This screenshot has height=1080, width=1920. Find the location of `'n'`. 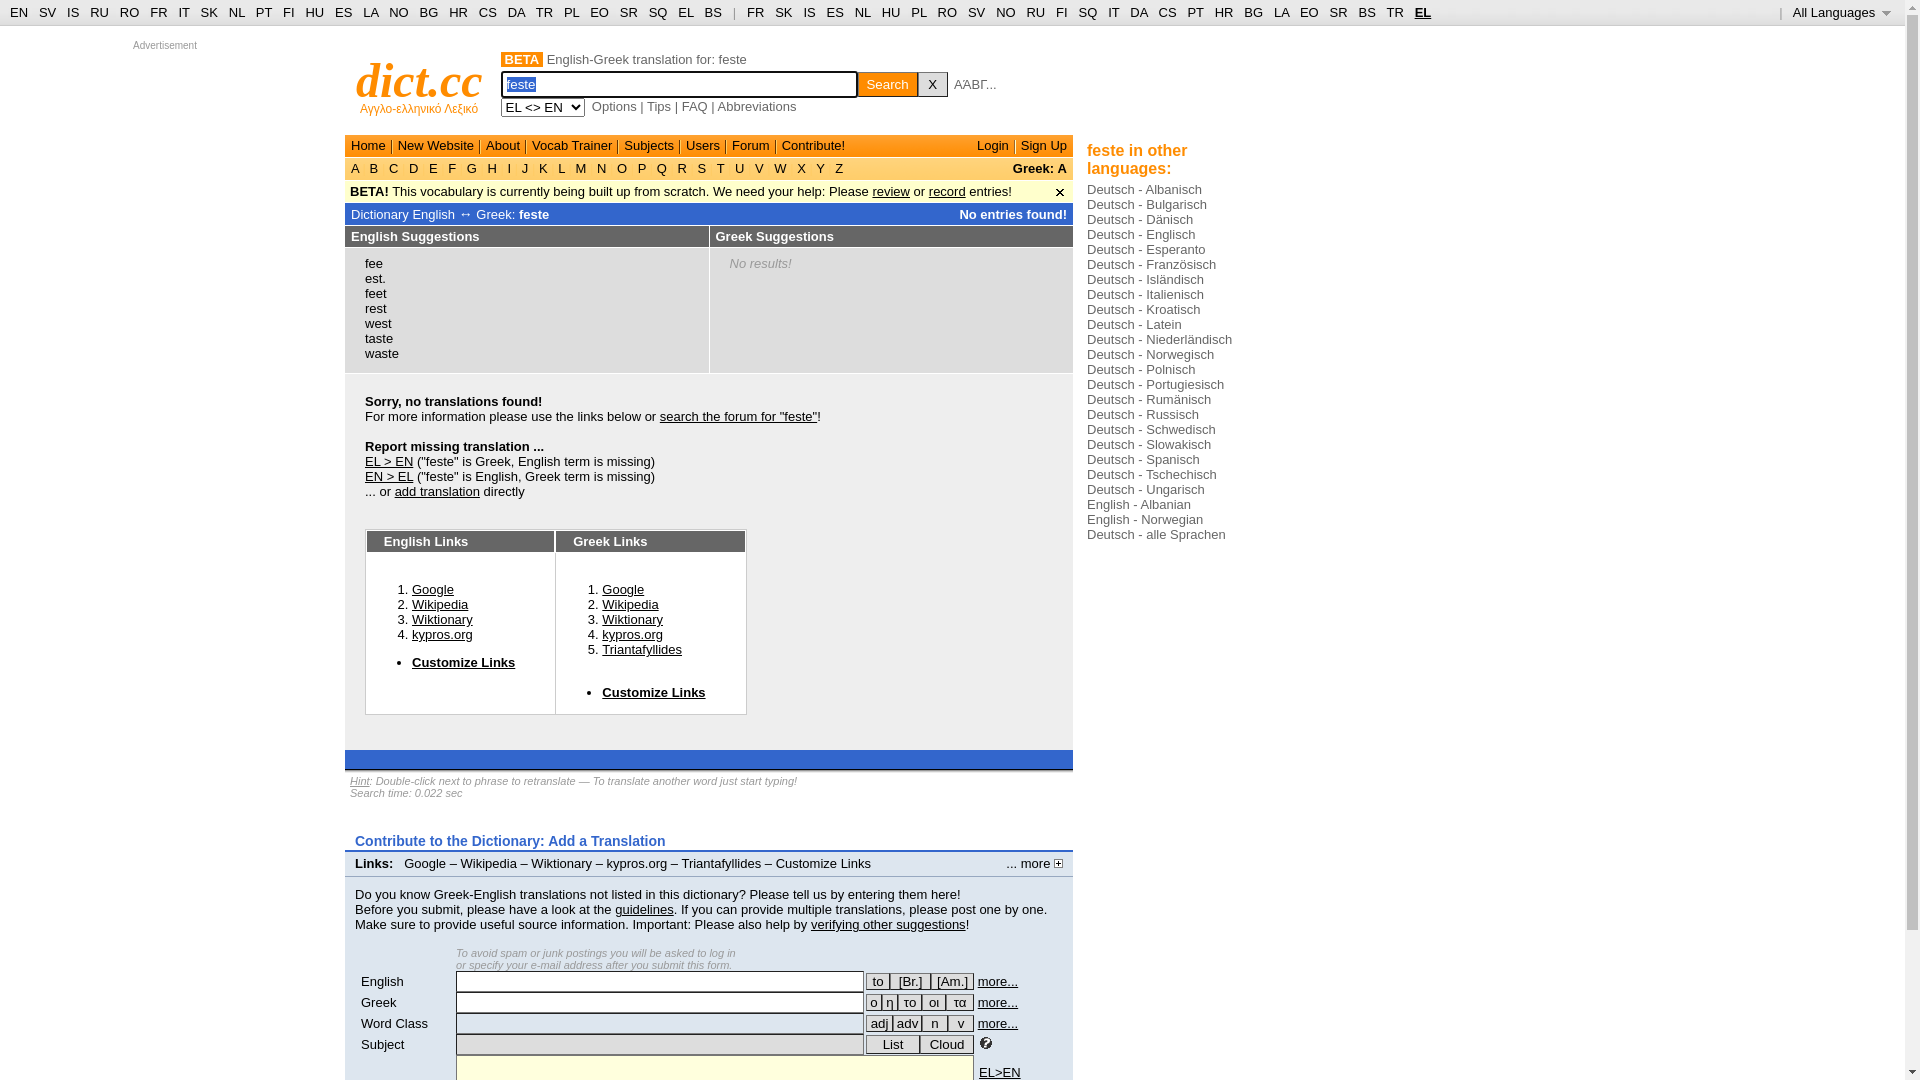

'n' is located at coordinates (920, 1023).